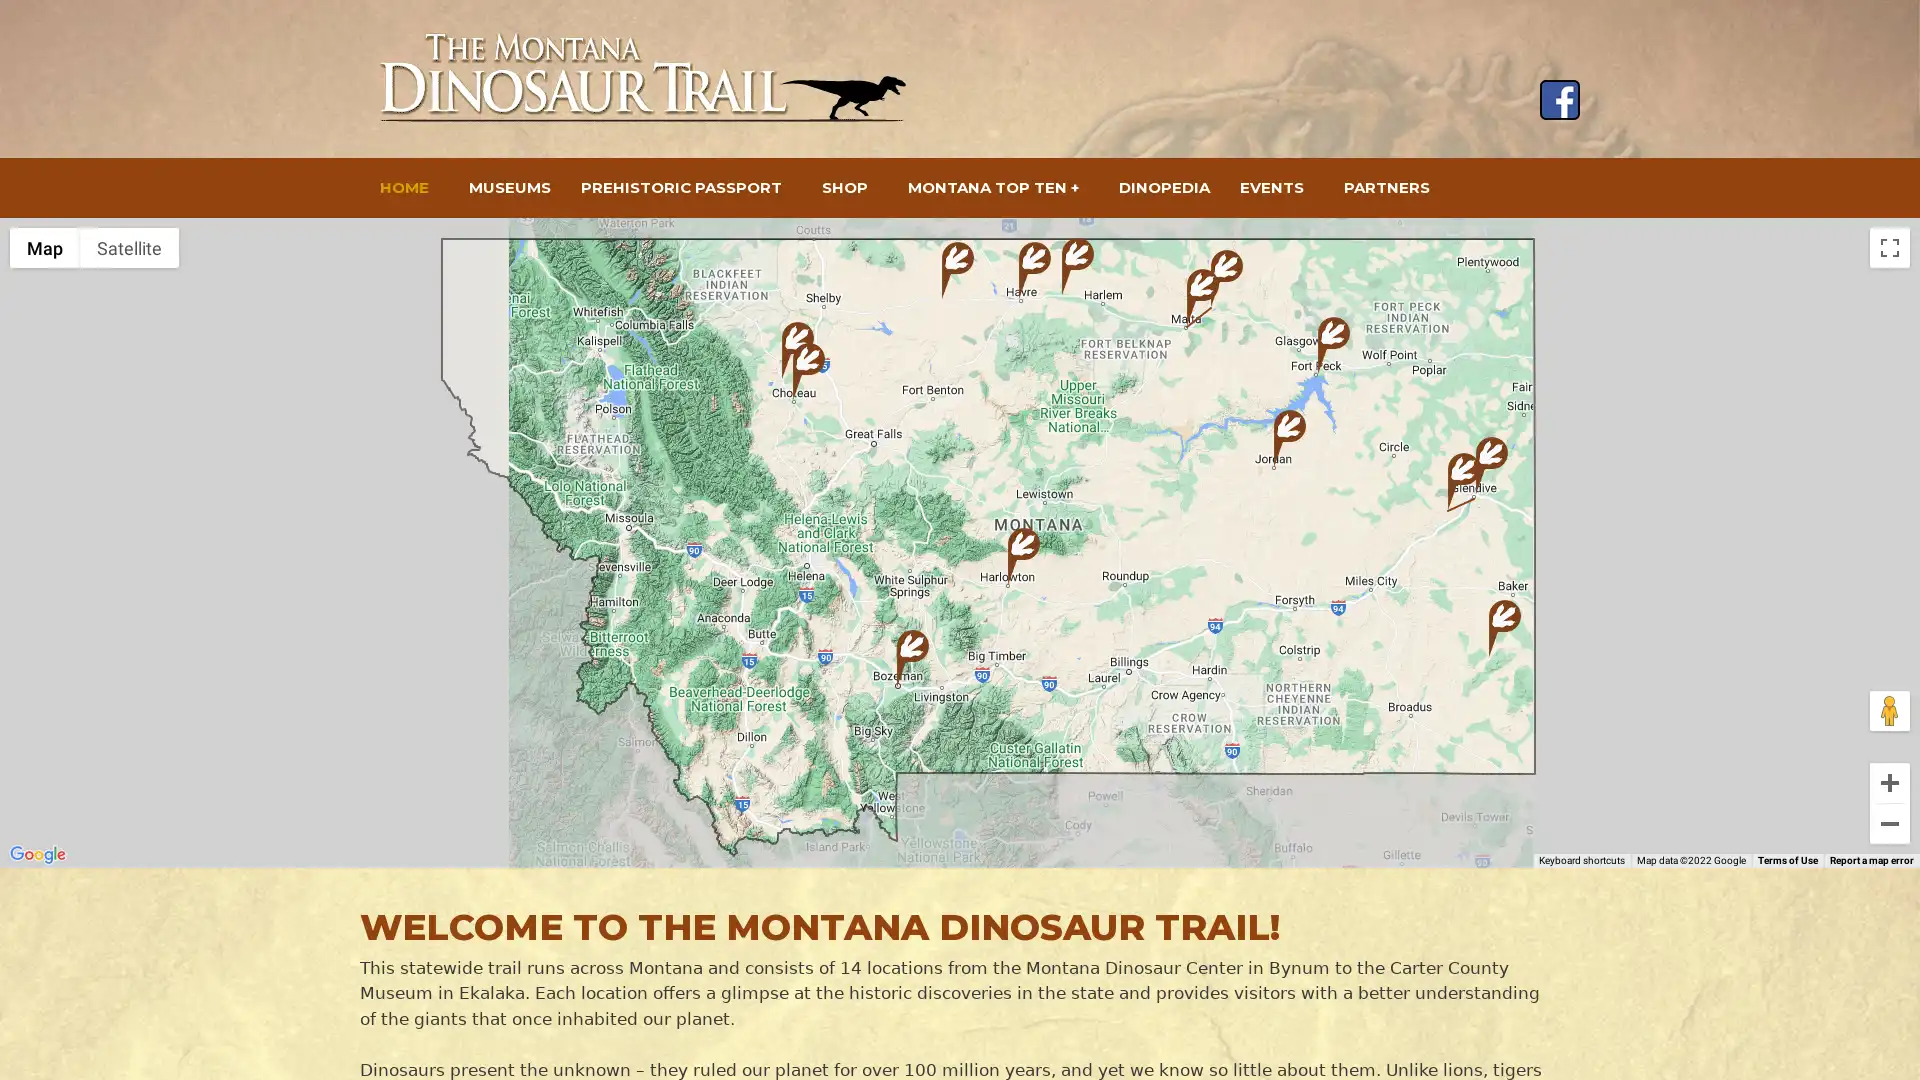  Describe the element at coordinates (1290, 437) in the screenshot. I see `Garfield County Museum` at that location.